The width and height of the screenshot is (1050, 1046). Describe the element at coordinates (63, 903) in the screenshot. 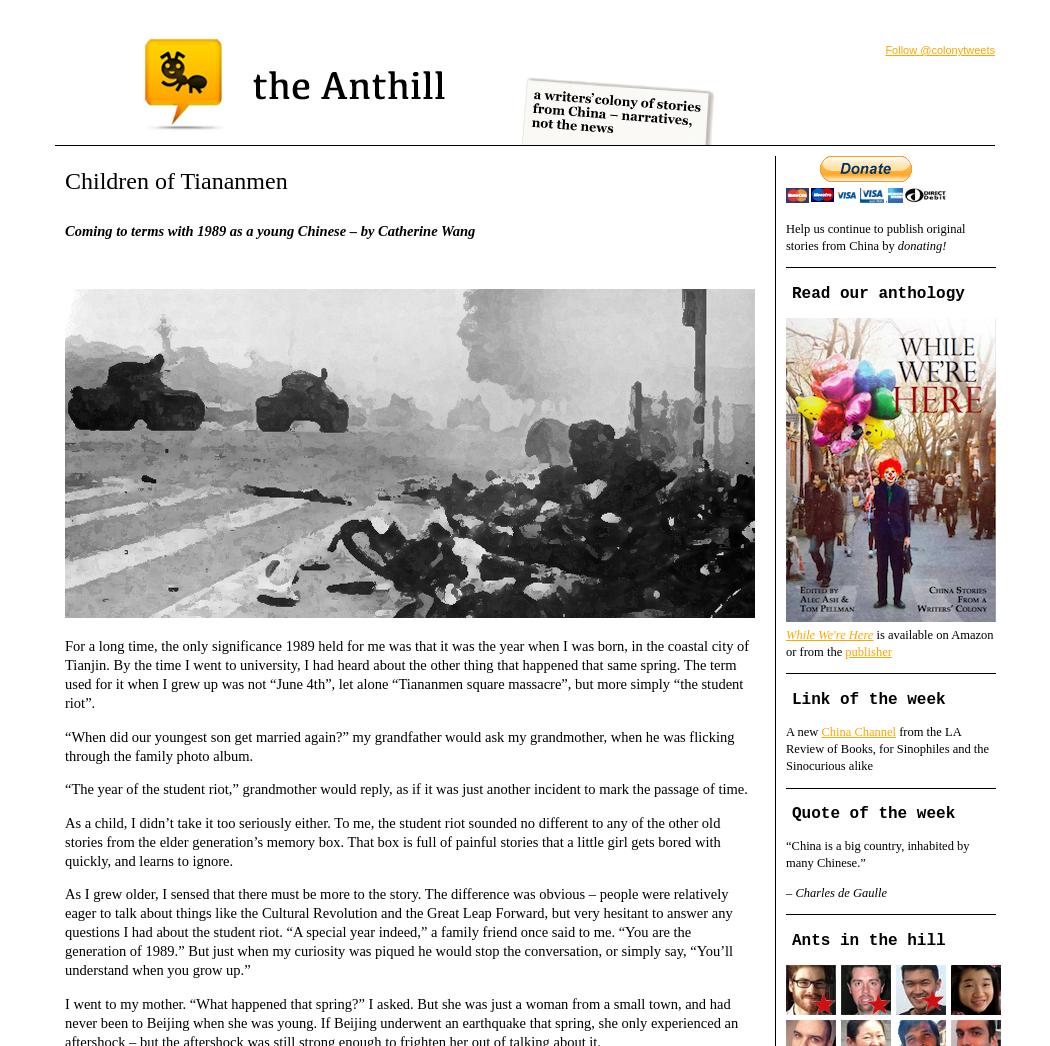

I see `'As I grew older, I sensed that there must be more to the story. The difference was obvious – people were relatively eager to talk about things like the Cultural Revolution and'` at that location.